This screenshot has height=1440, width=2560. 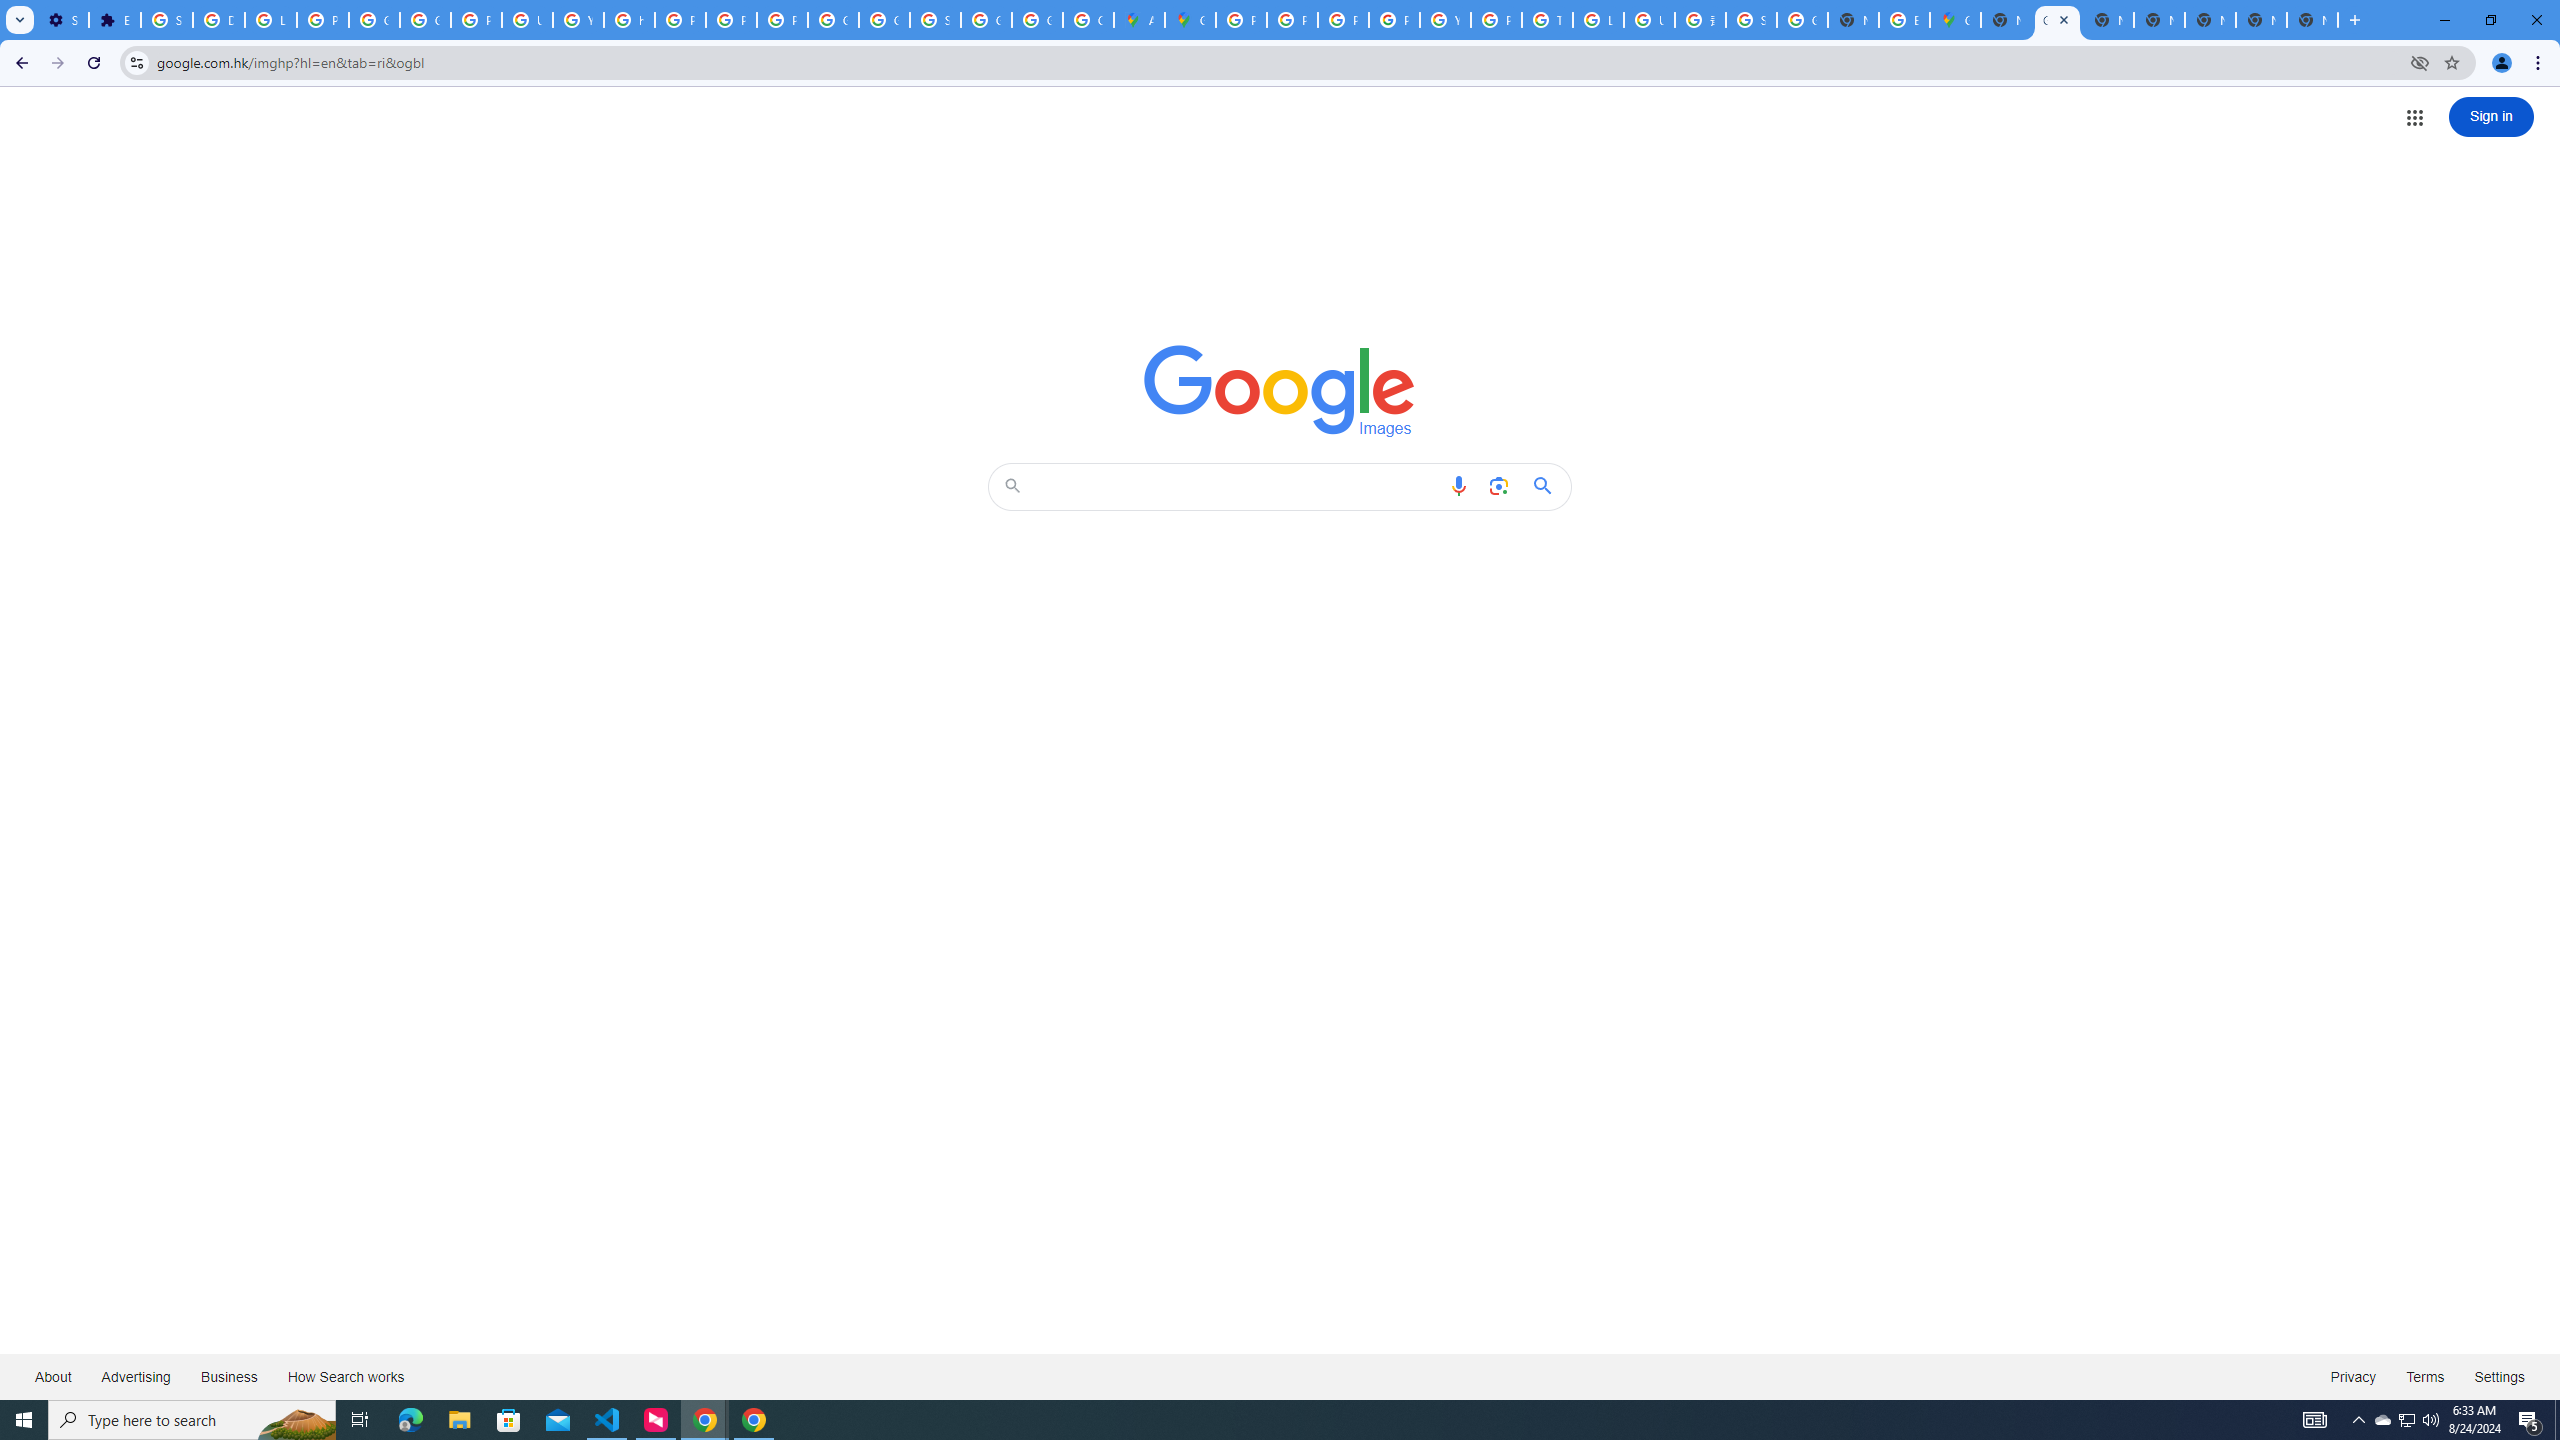 I want to click on 'Tips & tricks for Chrome - Google Chrome Help', so click(x=1546, y=19).